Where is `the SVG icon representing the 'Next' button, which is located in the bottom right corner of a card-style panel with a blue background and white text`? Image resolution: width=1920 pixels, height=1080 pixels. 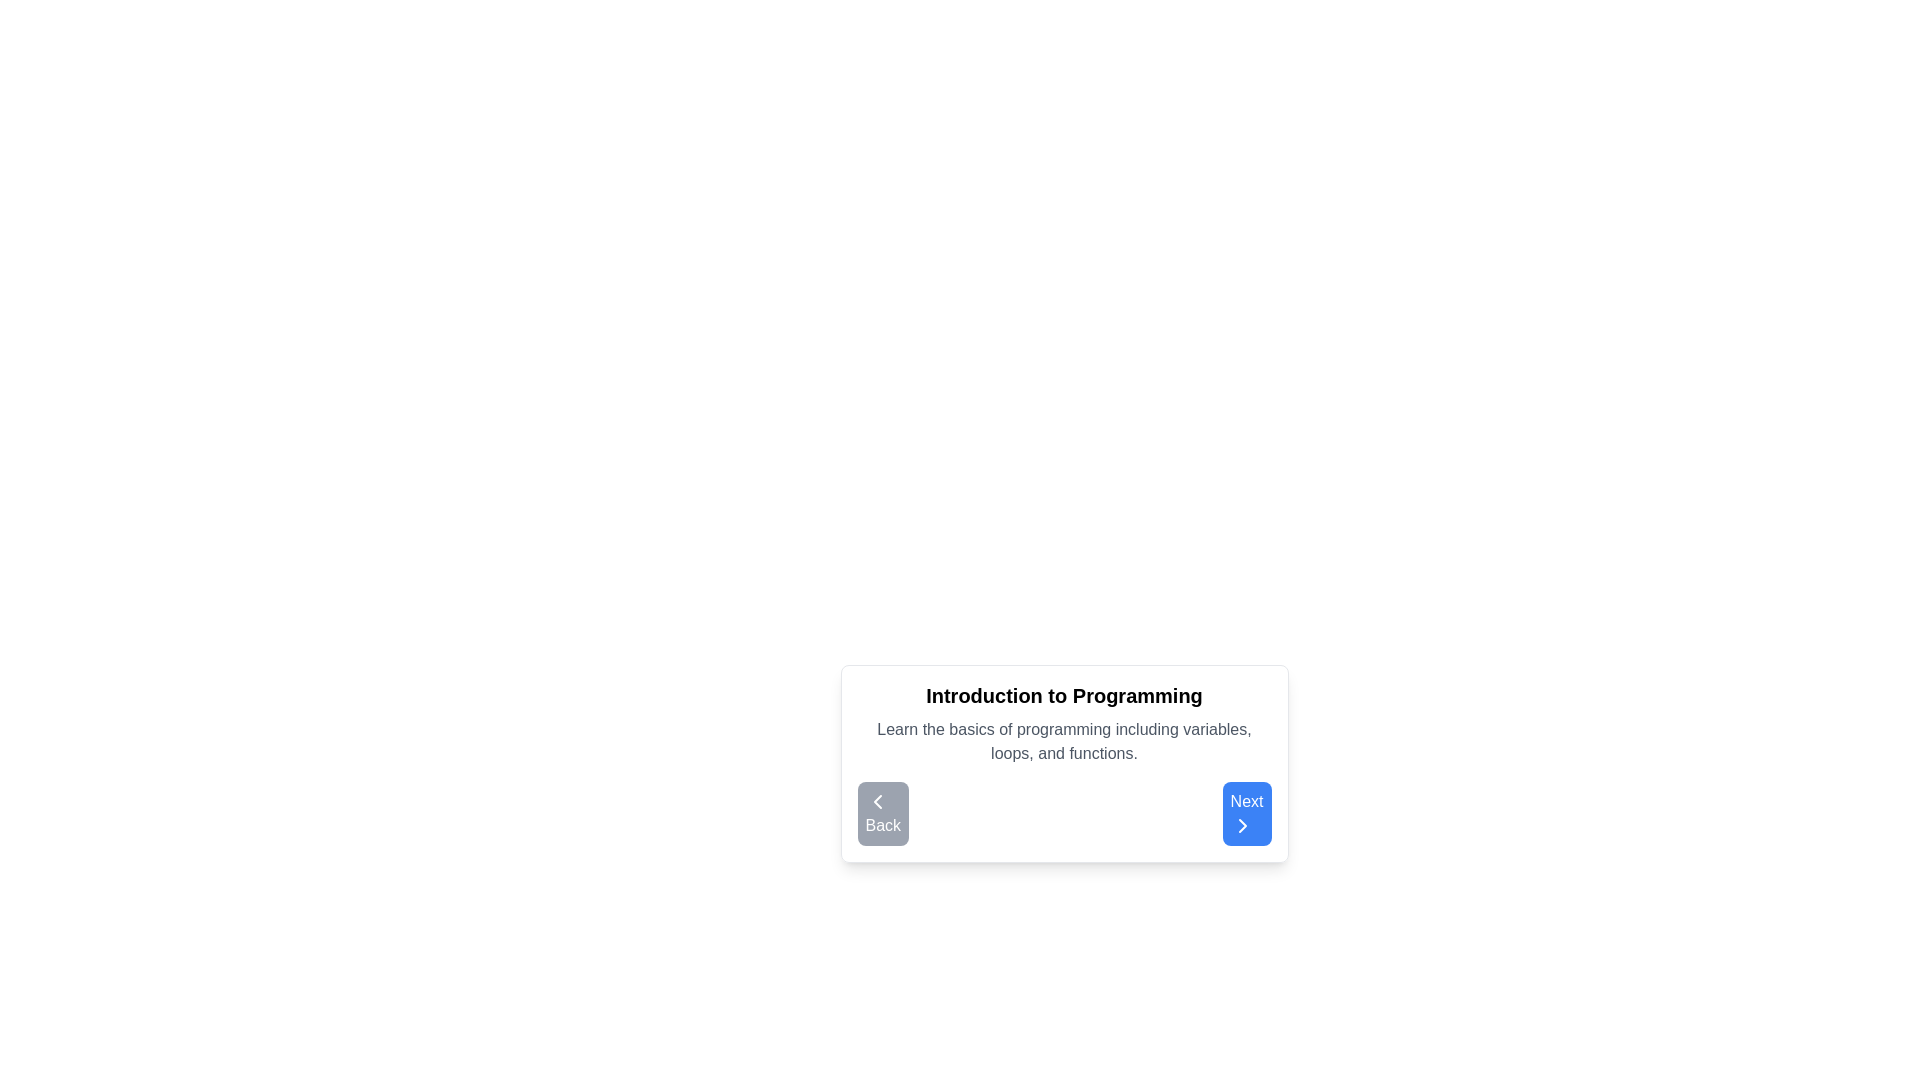
the SVG icon representing the 'Next' button, which is located in the bottom right corner of a card-style panel with a blue background and white text is located at coordinates (1241, 825).